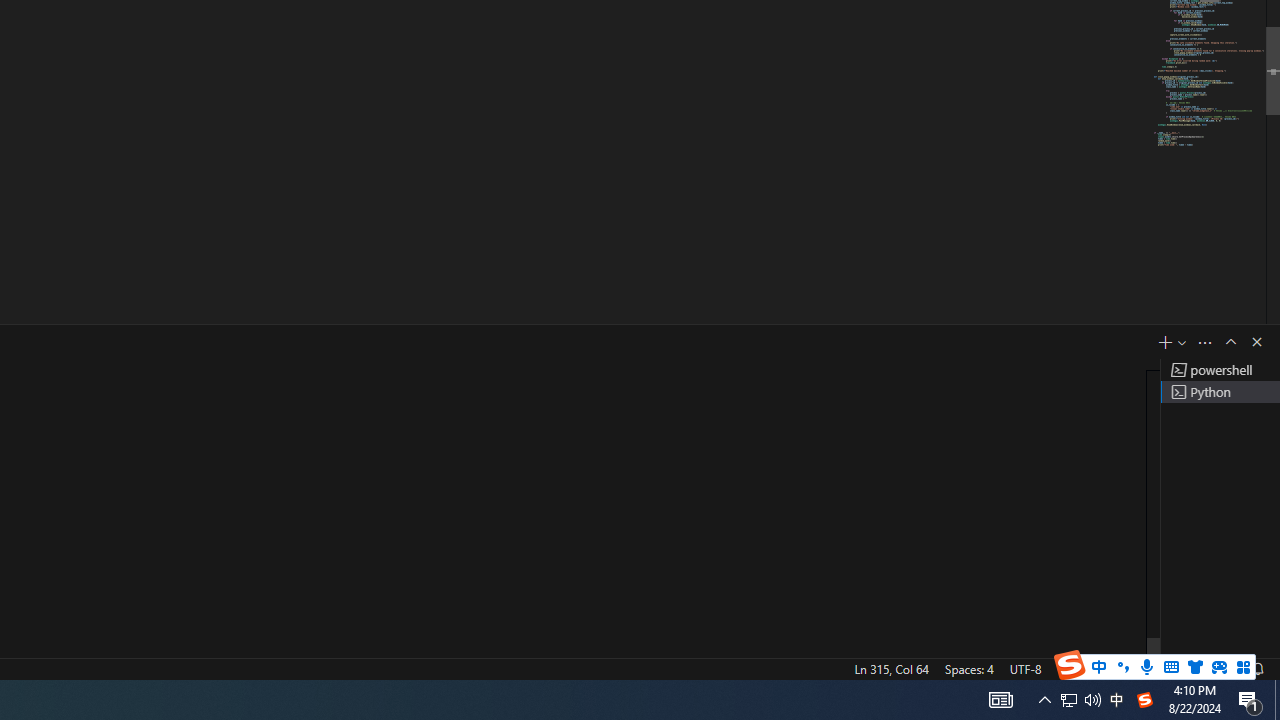 The image size is (1280, 720). I want to click on 'Launch Profile...', so click(1182, 341).